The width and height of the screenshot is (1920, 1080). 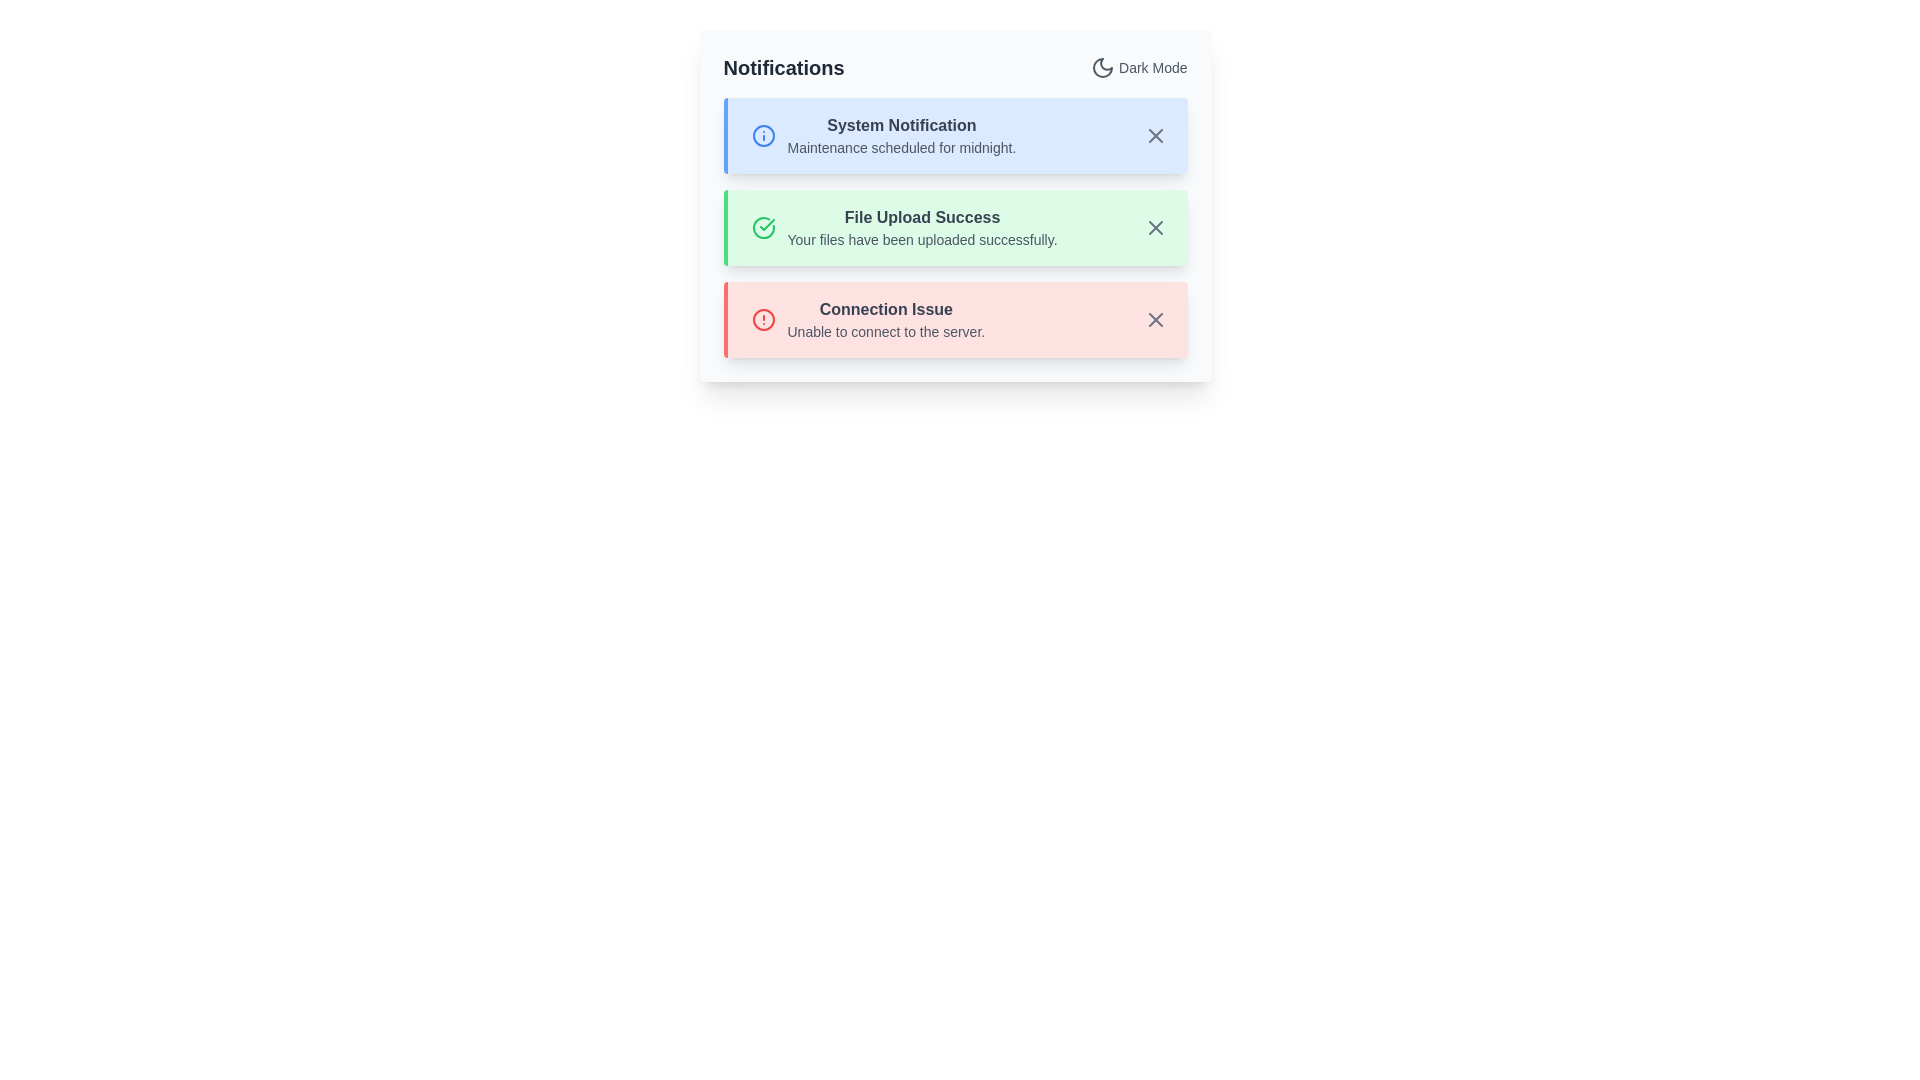 I want to click on notification message displayed in the text element that conveys a connection issue, located at the bottom of the notifications list, between the icon indicator and the close button, so click(x=885, y=319).